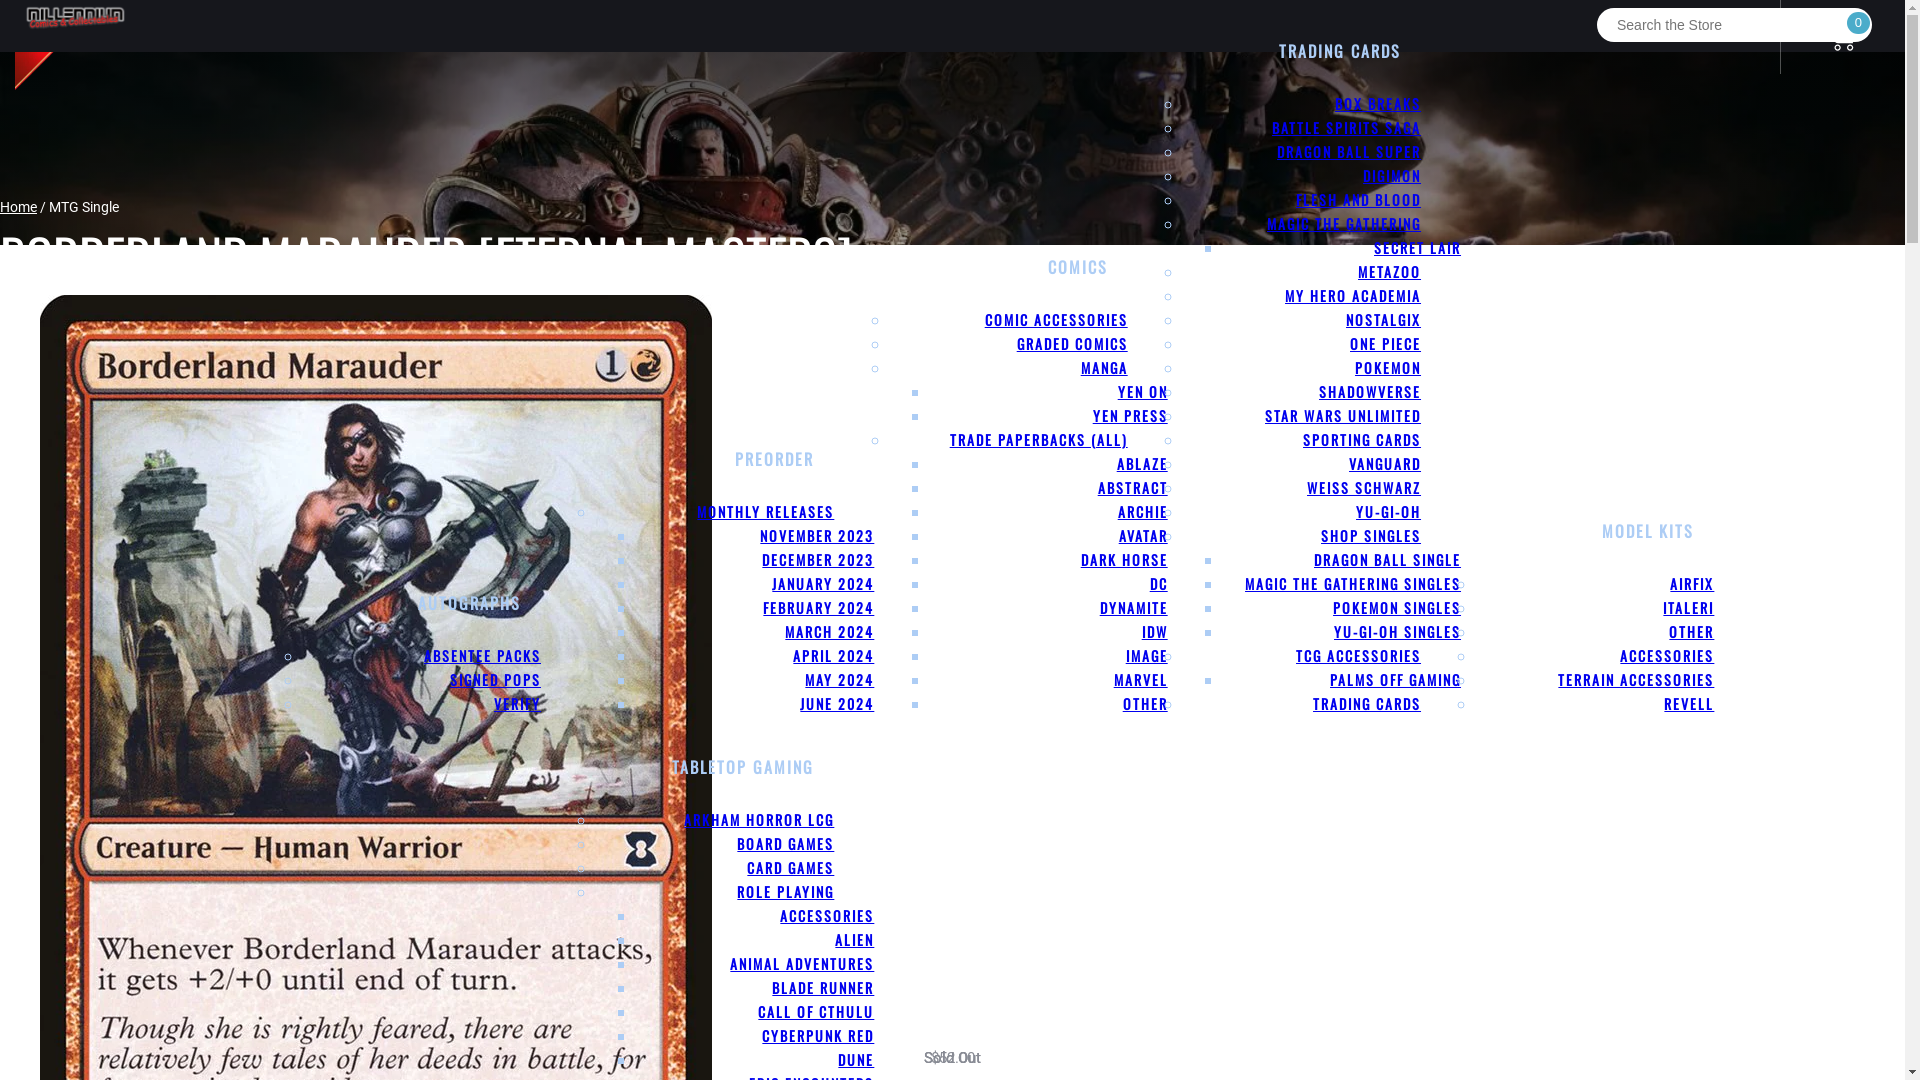 Image resolution: width=1920 pixels, height=1080 pixels. I want to click on 'SECRET LAIR', so click(1416, 246).